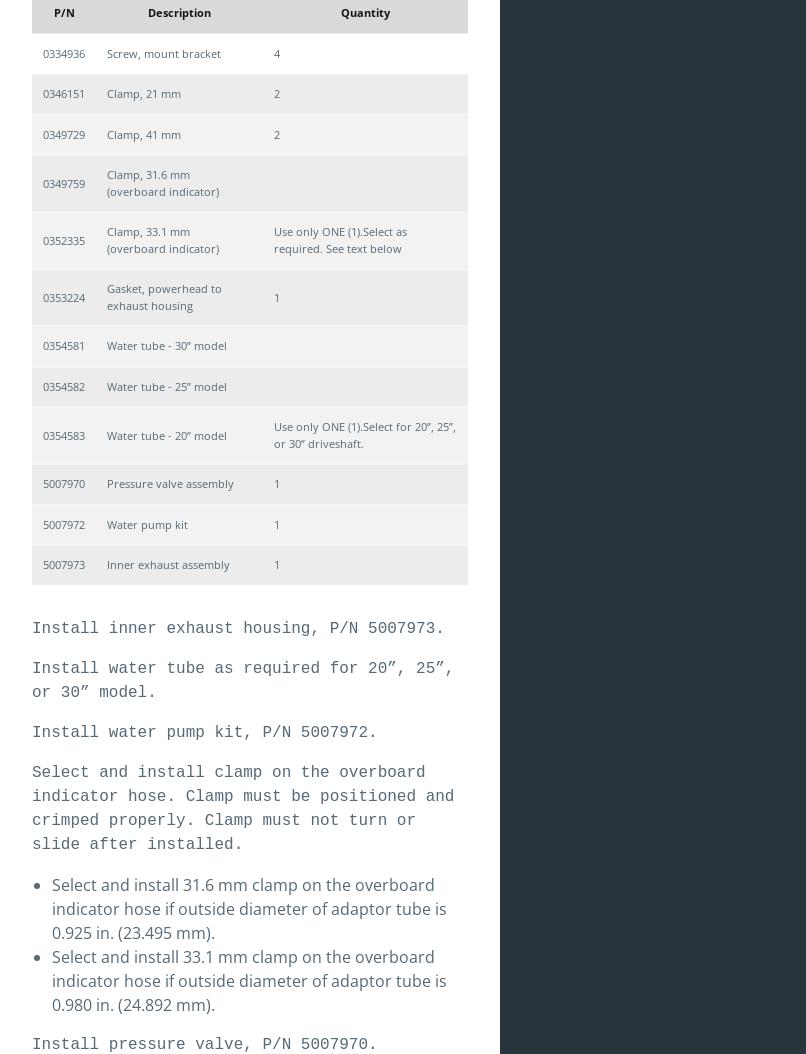 This screenshot has height=1054, width=806. What do you see at coordinates (63, 434) in the screenshot?
I see `'0354583'` at bounding box center [63, 434].